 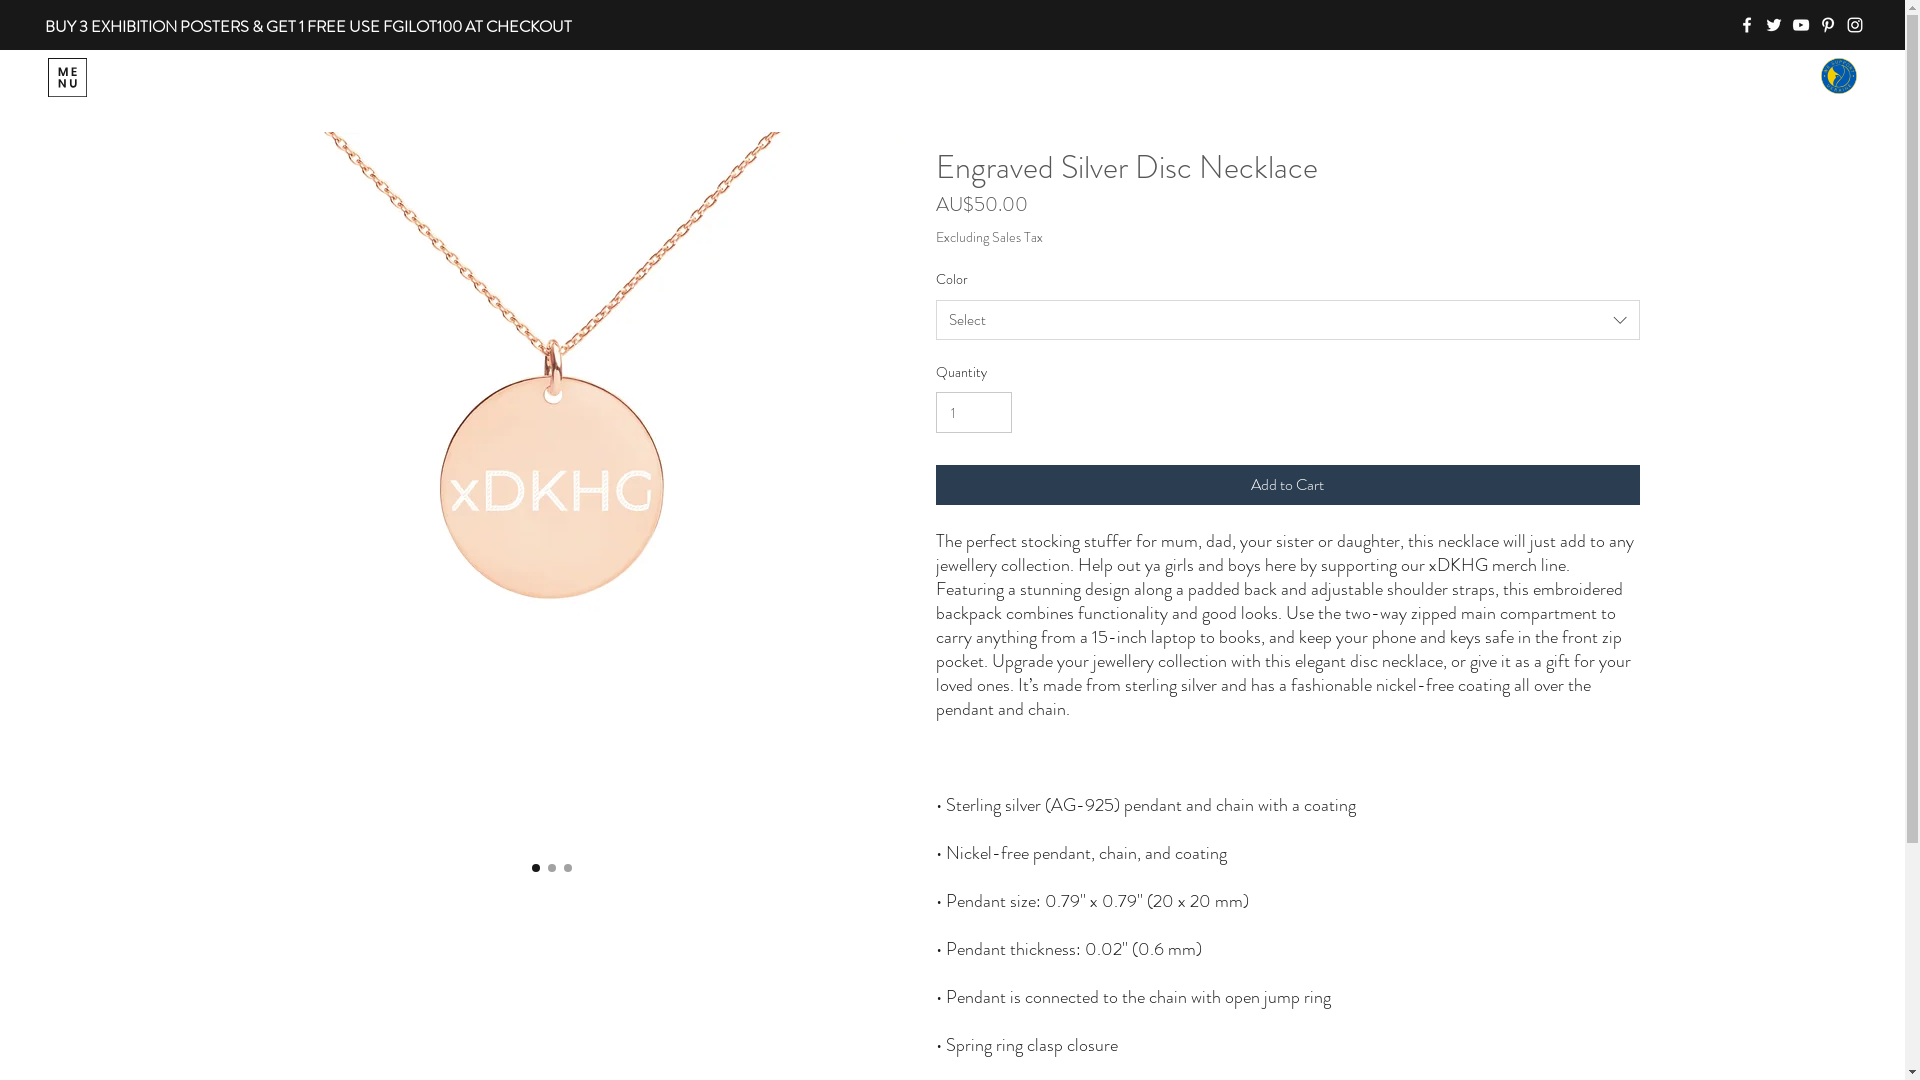 I want to click on 'Select', so click(x=1287, y=319).